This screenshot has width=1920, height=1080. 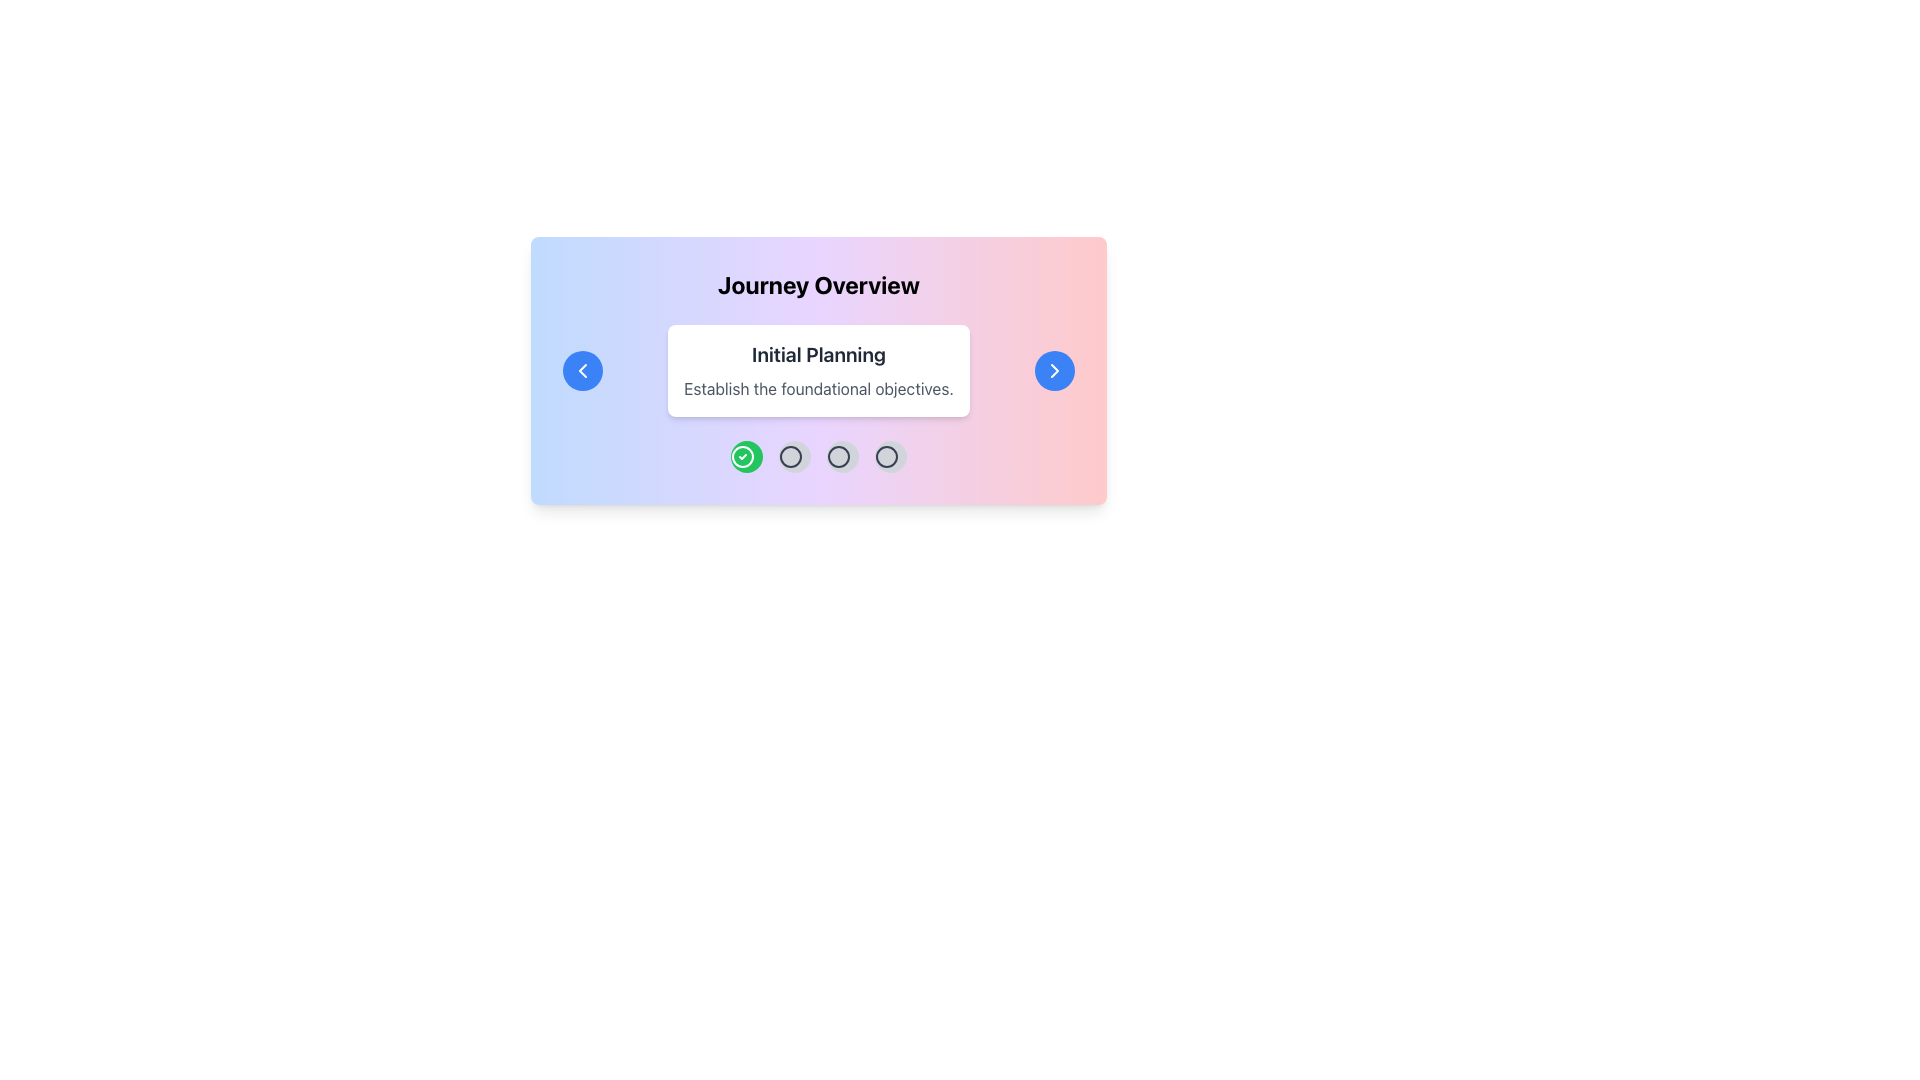 I want to click on the fourth circular button located beneath the 'Initial Planning' section in the central part of the interface, so click(x=890, y=456).